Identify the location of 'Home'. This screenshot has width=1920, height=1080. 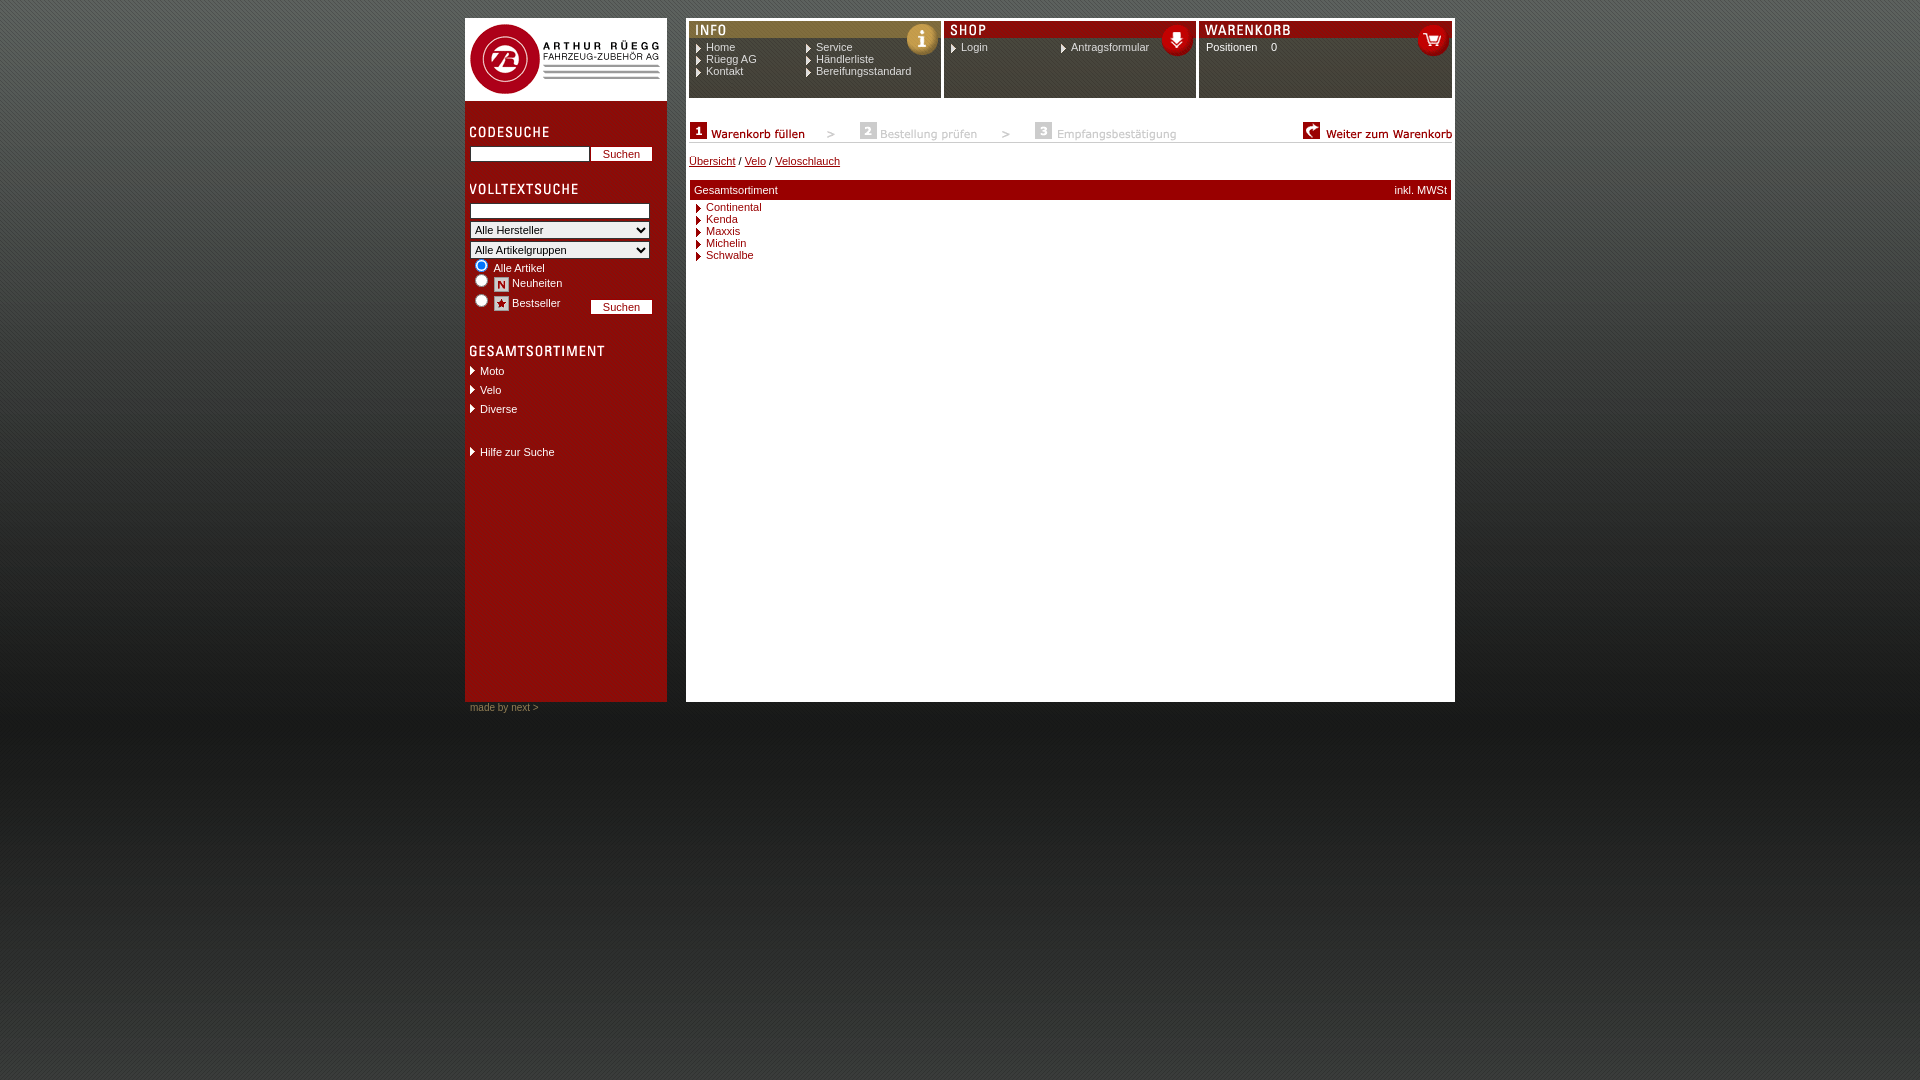
(696, 45).